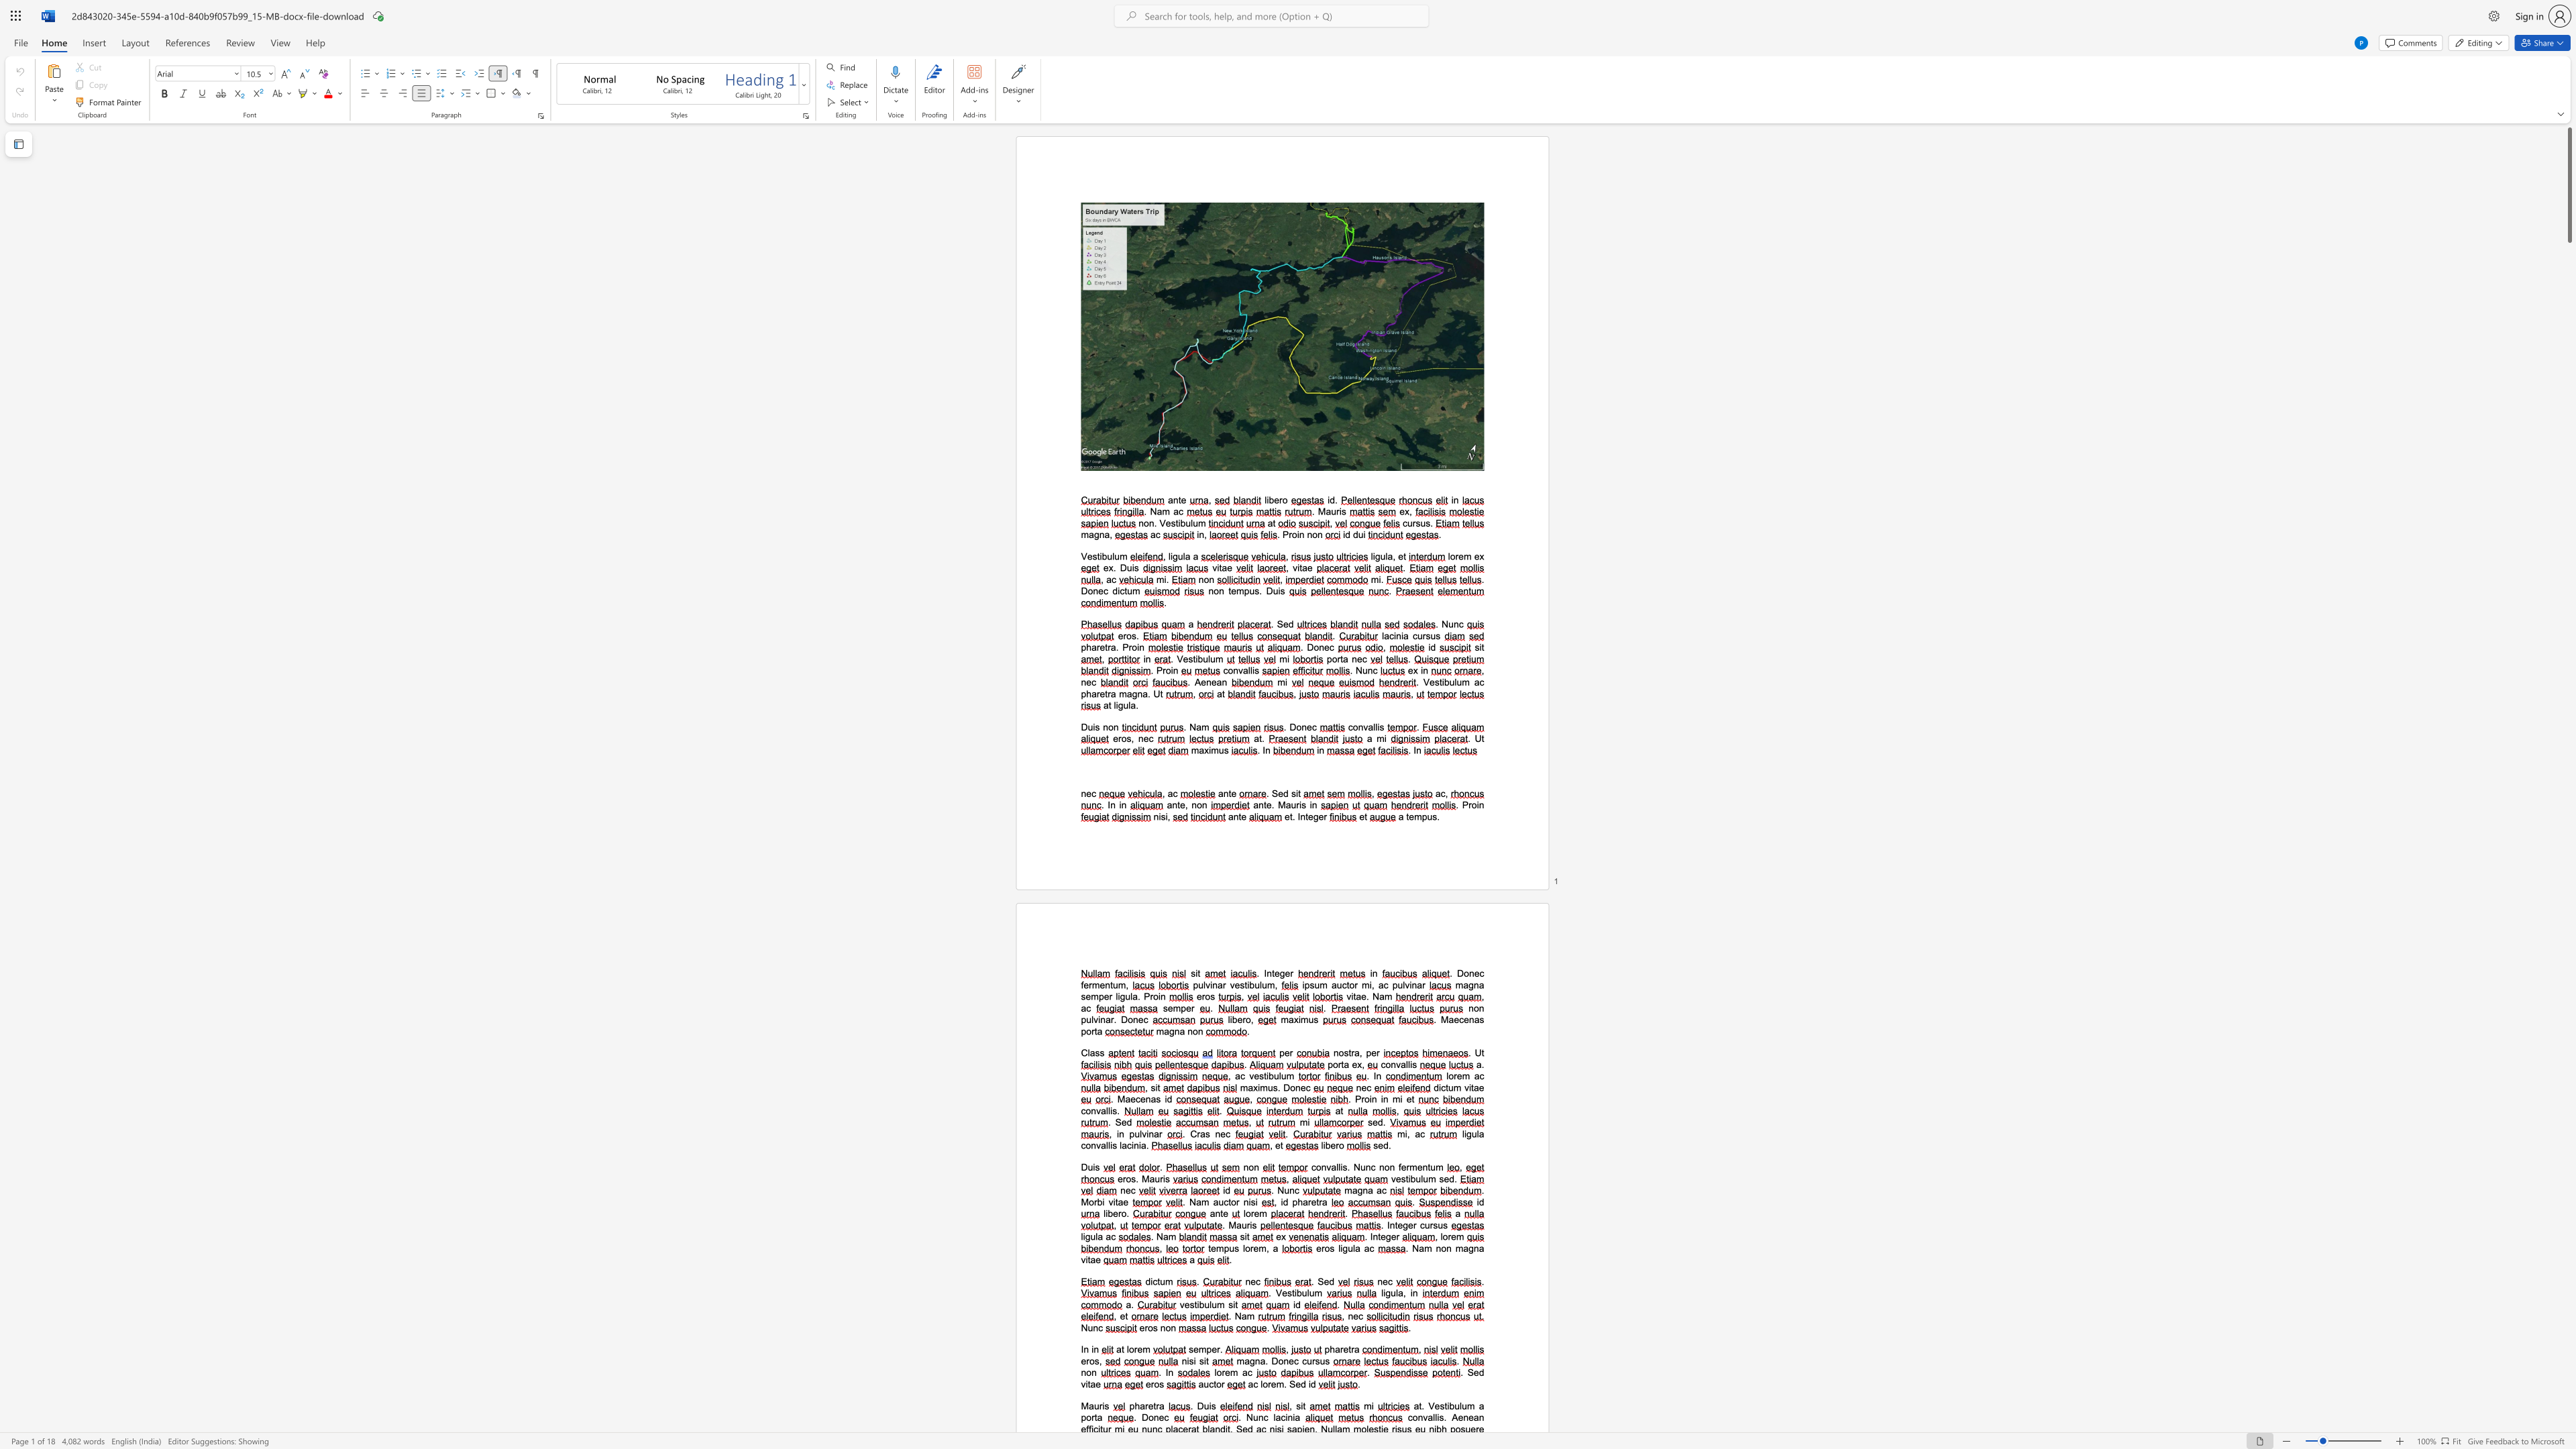 This screenshot has width=2576, height=1449. What do you see at coordinates (1189, 1360) in the screenshot?
I see `the space between the continuous character "i" and "s" in the text` at bounding box center [1189, 1360].